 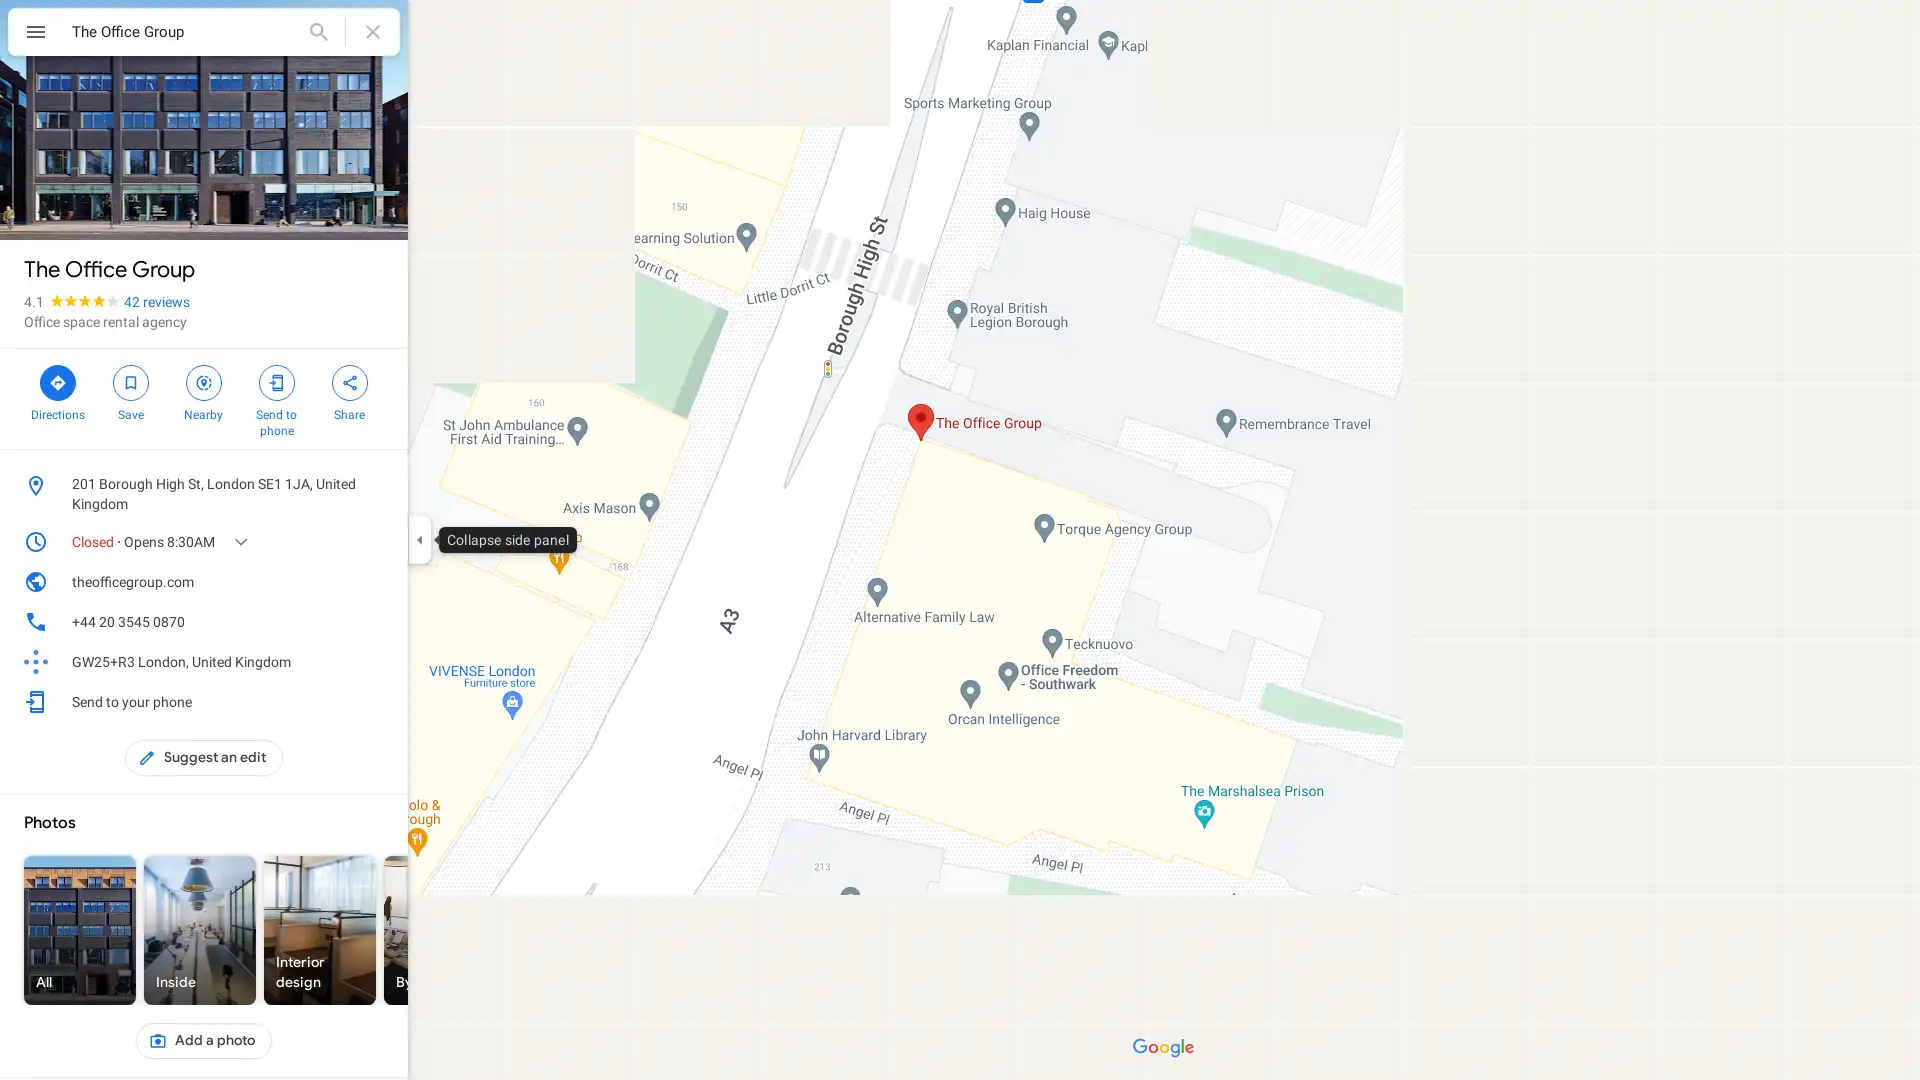 What do you see at coordinates (344, 620) in the screenshot?
I see `Copy phone number` at bounding box center [344, 620].